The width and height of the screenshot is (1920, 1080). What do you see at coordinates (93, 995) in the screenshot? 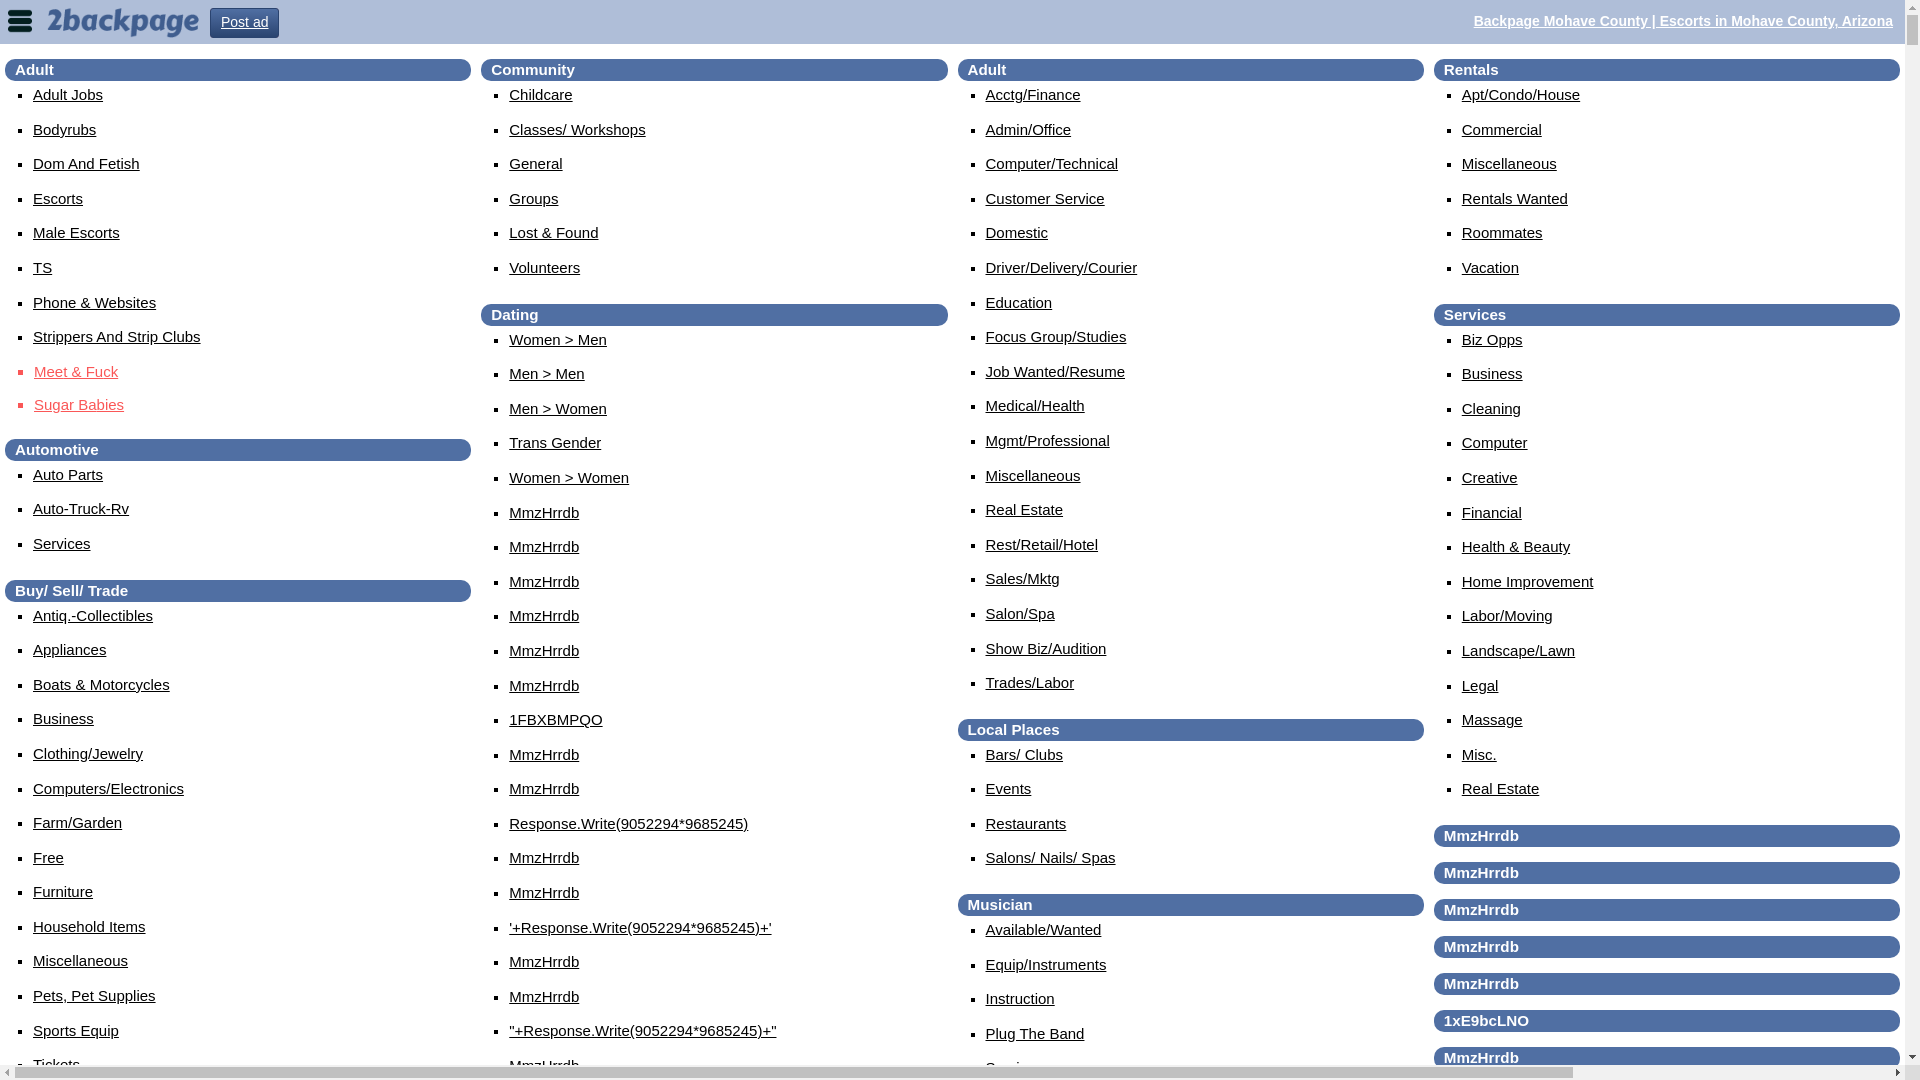
I see `'Pets, Pet Supplies'` at bounding box center [93, 995].